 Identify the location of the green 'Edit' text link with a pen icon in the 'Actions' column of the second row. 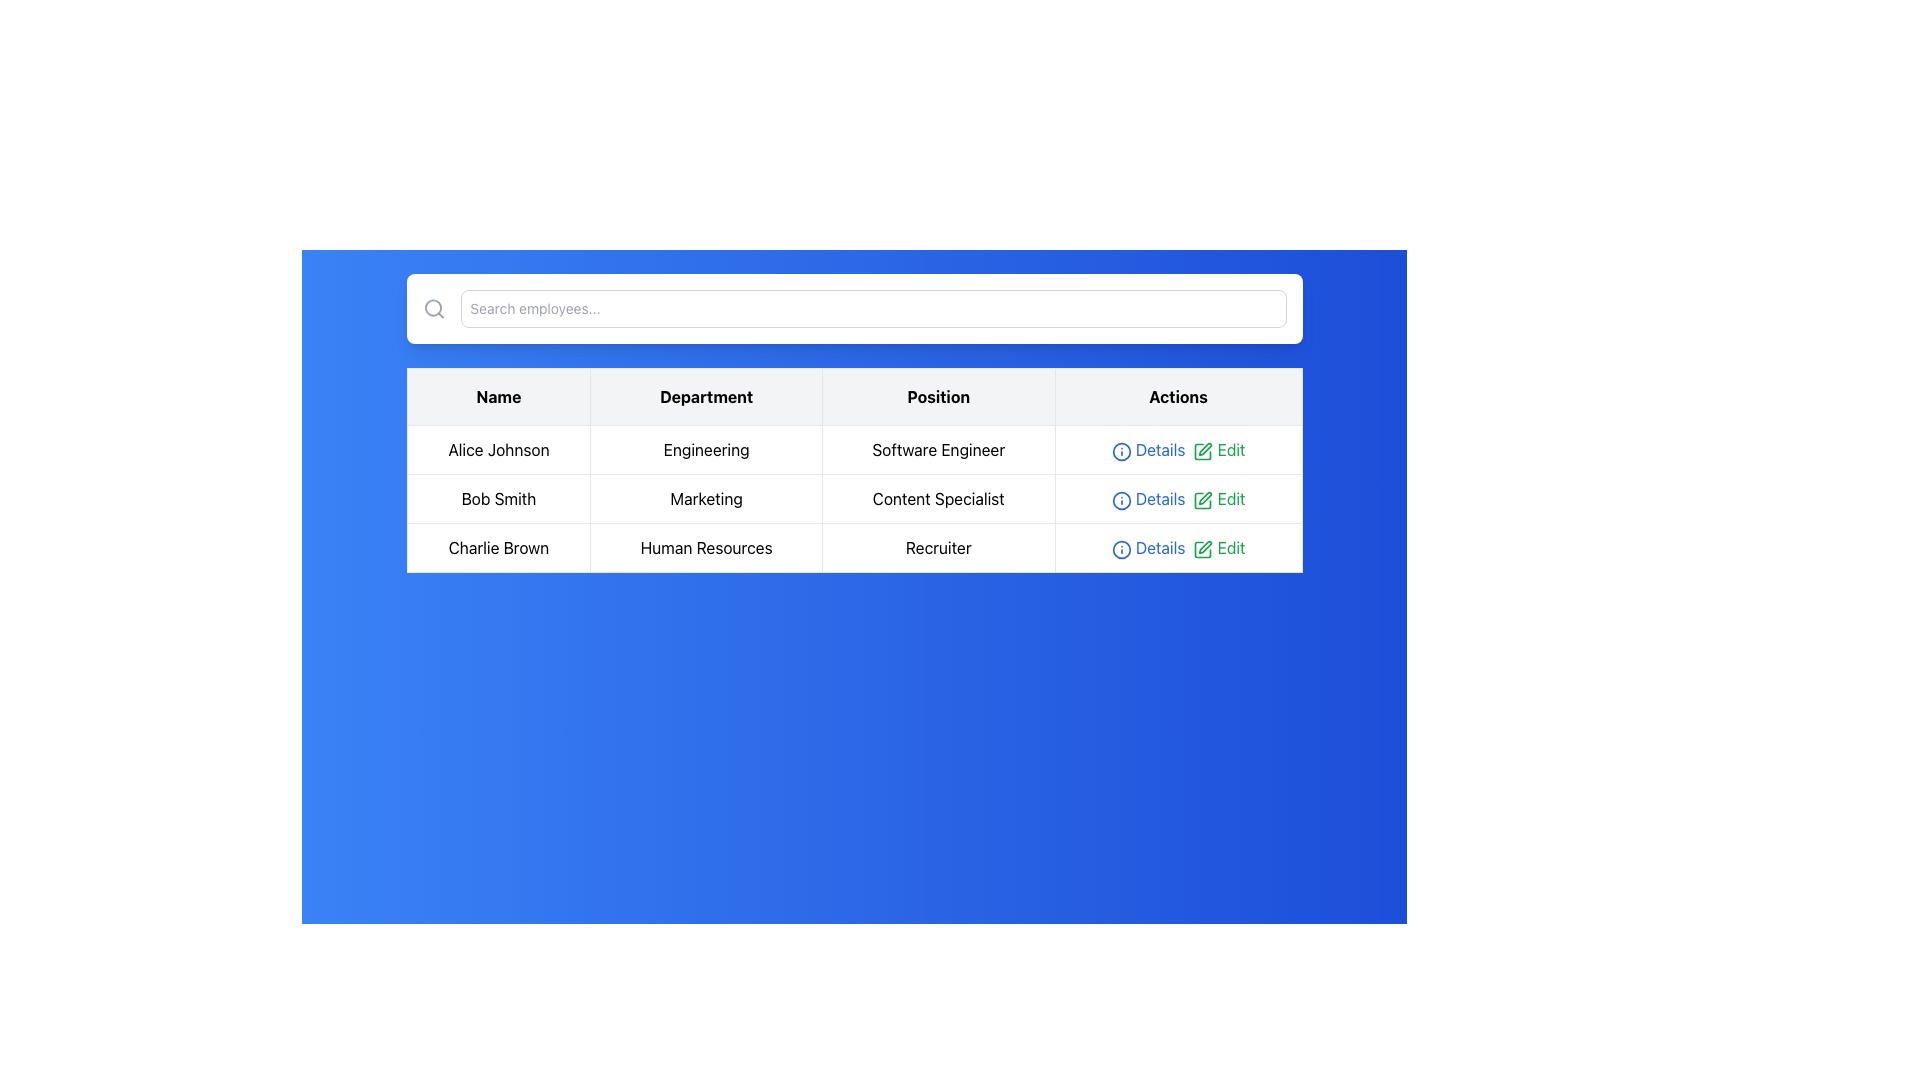
(1218, 497).